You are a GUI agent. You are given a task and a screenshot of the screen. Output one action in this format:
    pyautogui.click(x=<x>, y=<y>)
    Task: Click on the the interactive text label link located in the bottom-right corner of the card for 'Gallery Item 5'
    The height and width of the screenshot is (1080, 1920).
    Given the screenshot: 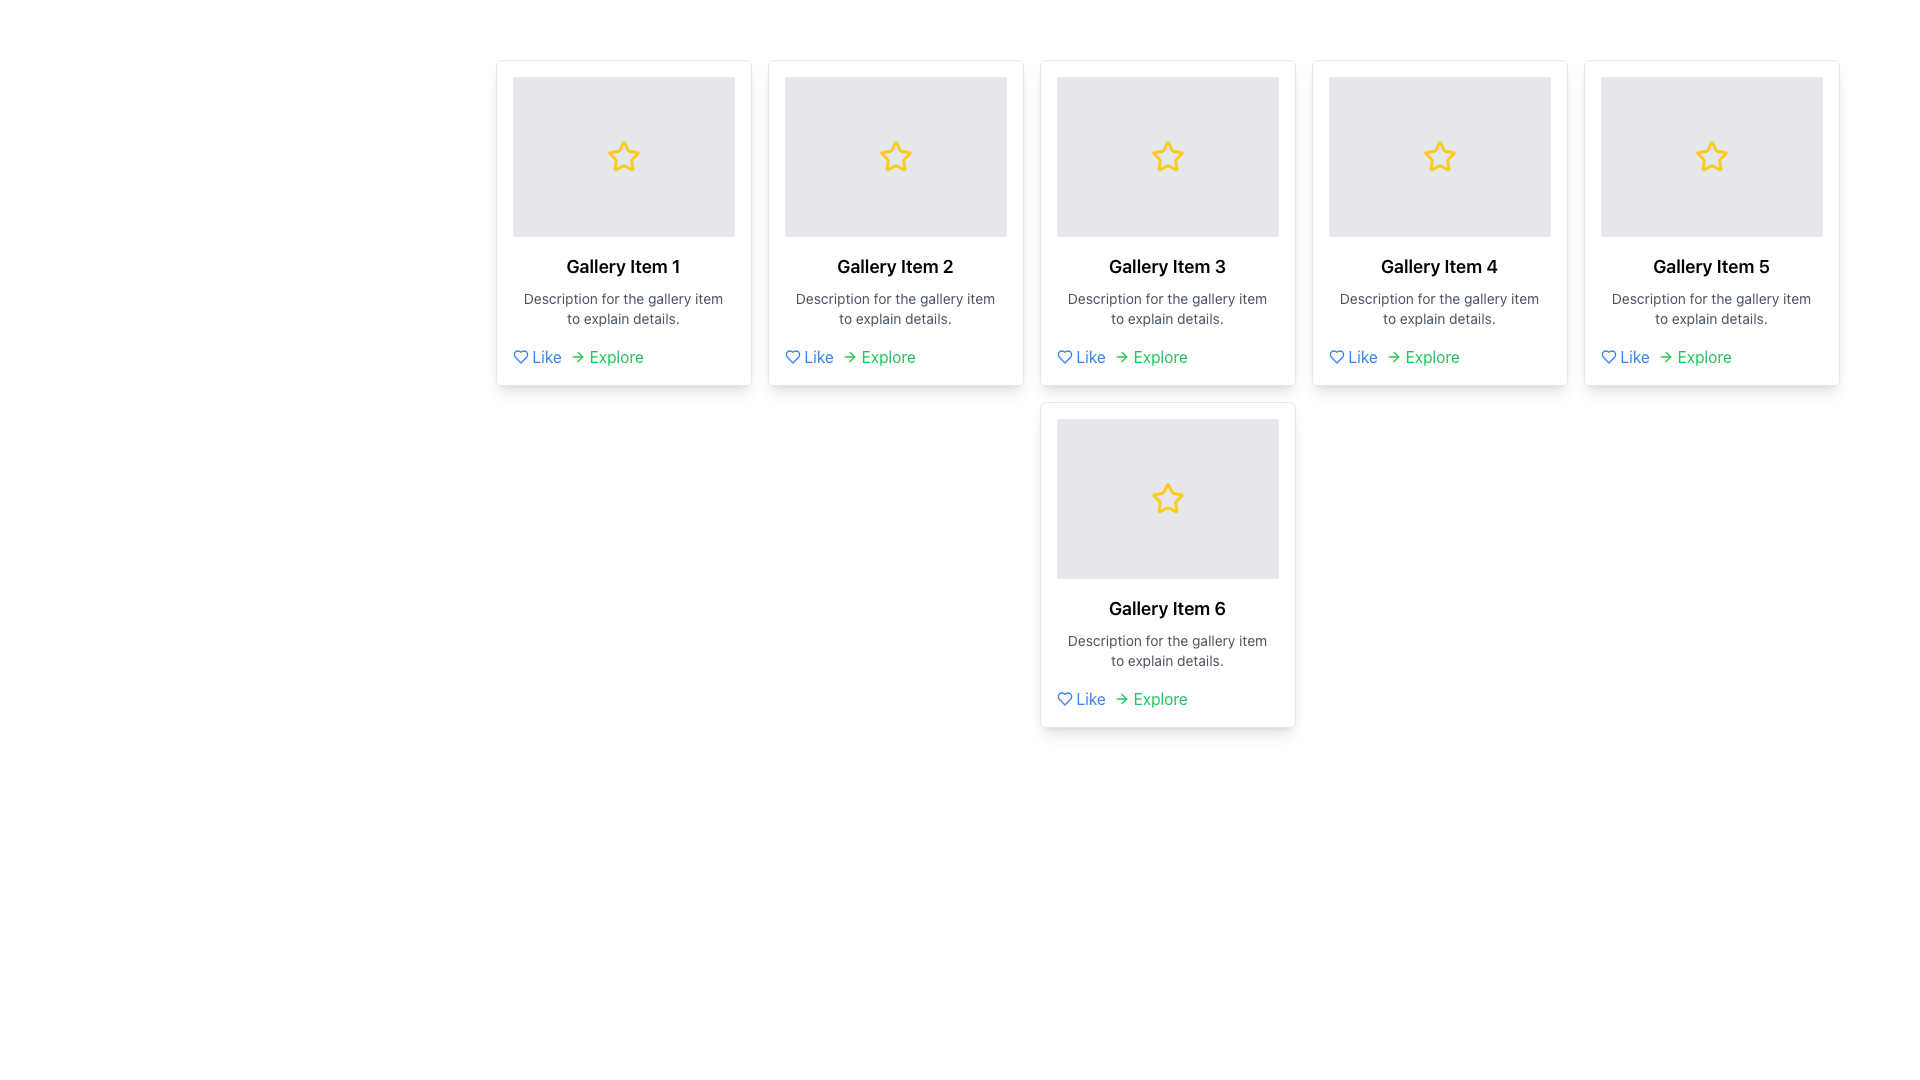 What is the action you would take?
    pyautogui.click(x=1693, y=356)
    